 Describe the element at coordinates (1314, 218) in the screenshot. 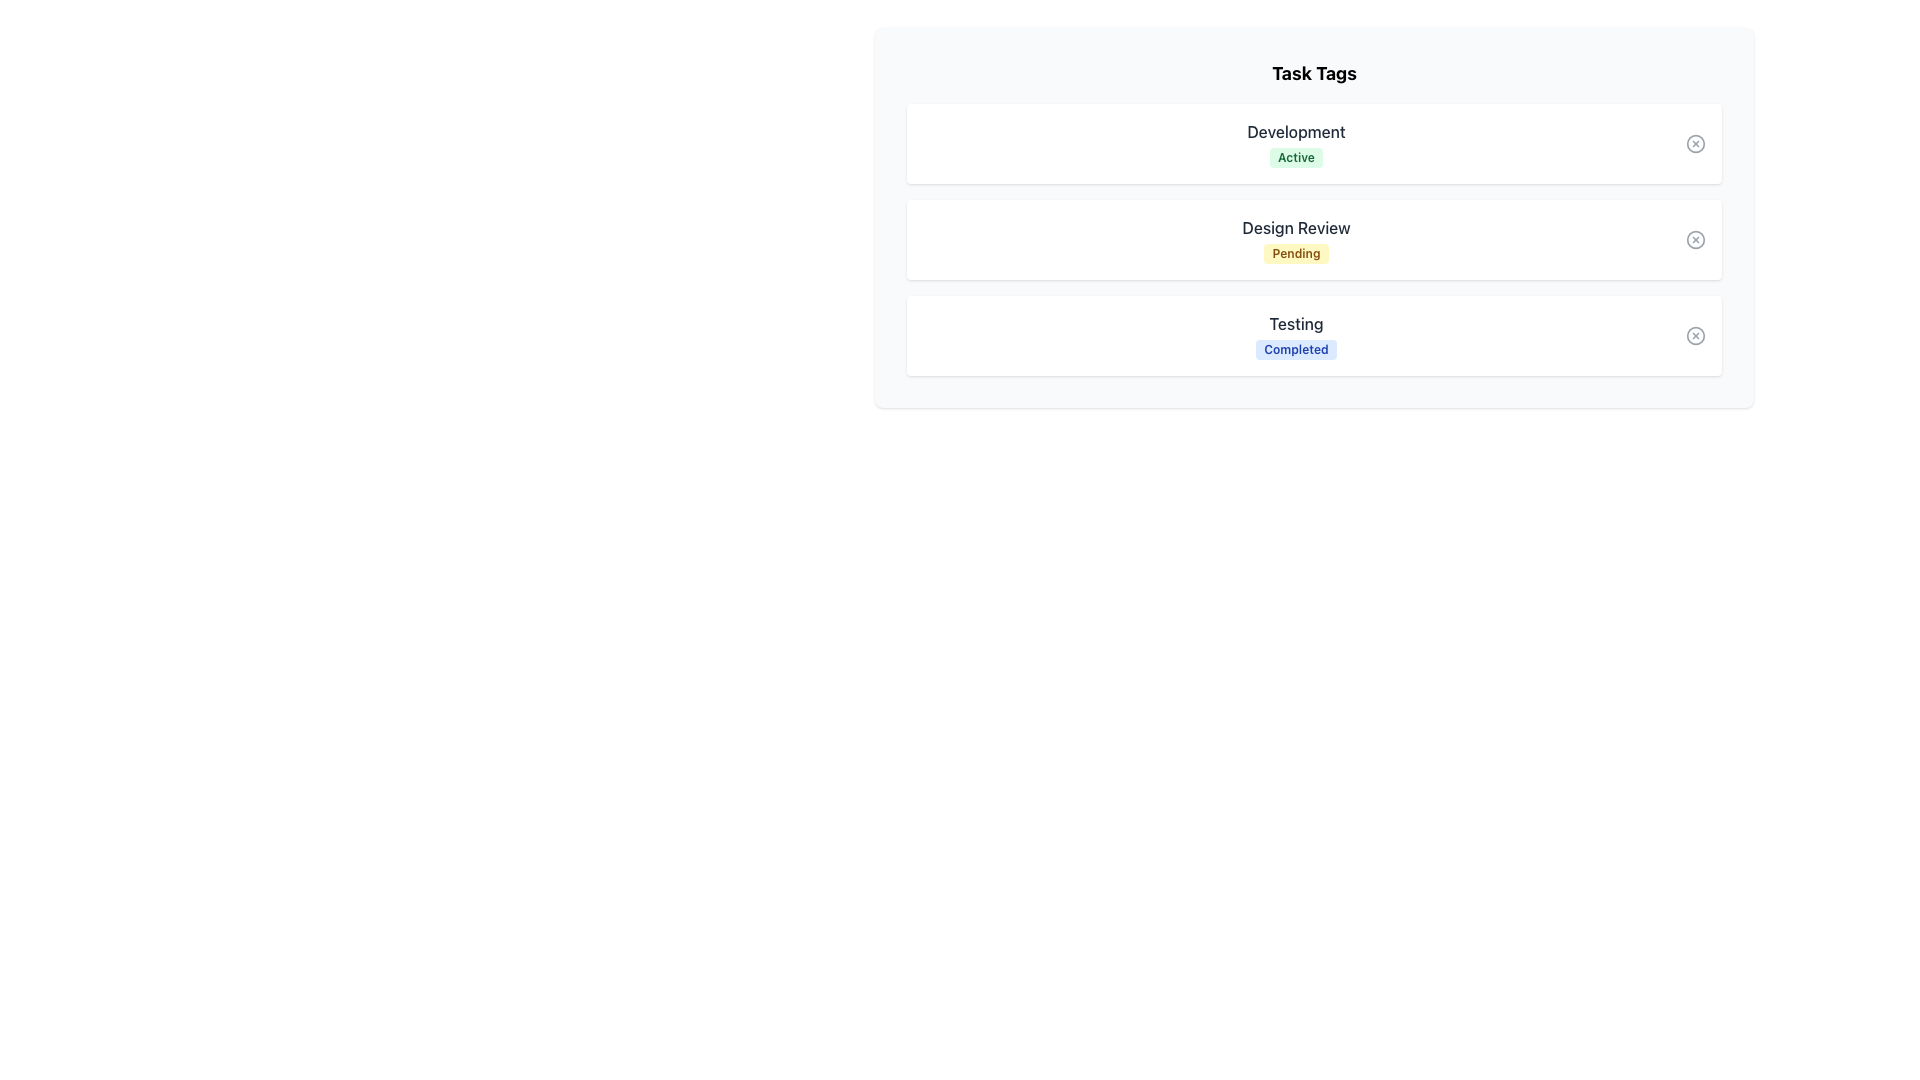

I see `the List item representing the task labeled 'Design Review' with status 'Pending', located below the 'Task Tags' header` at that location.